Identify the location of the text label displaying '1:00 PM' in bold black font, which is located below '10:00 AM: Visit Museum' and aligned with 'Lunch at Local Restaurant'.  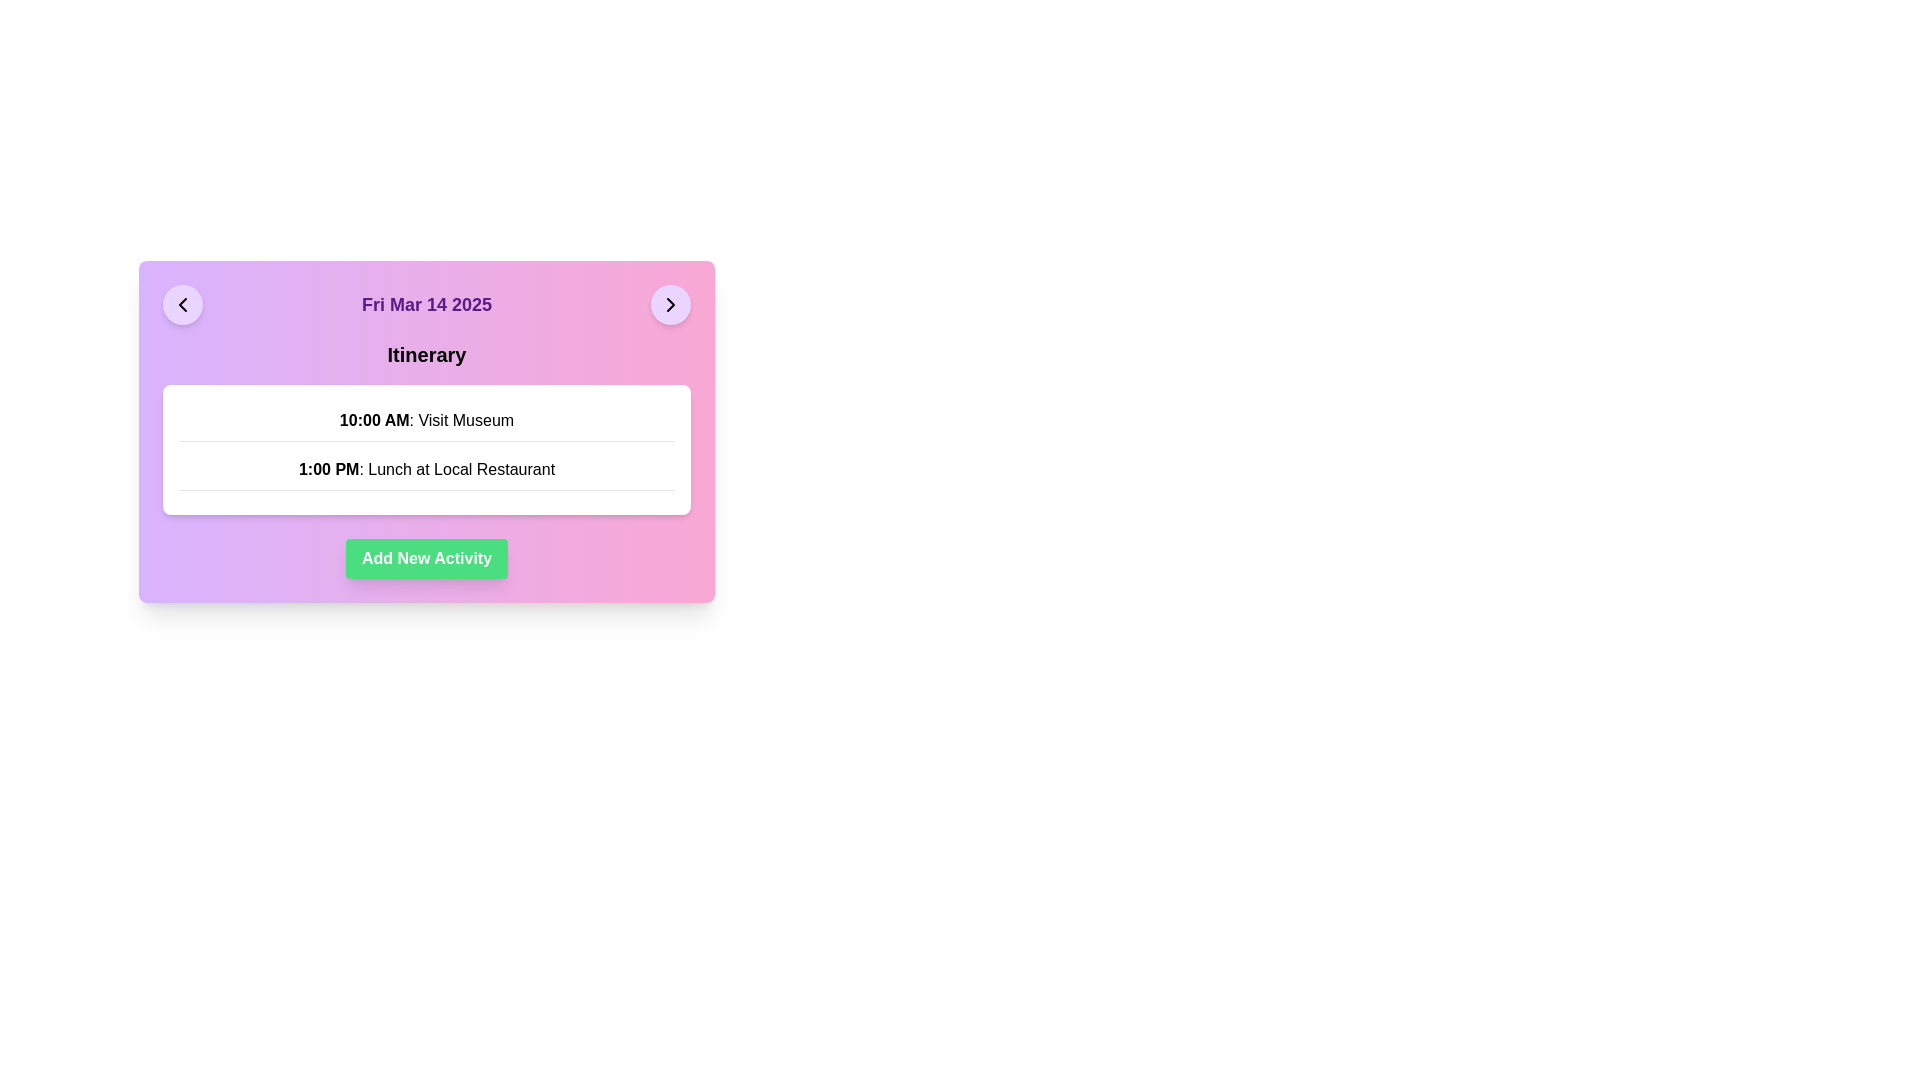
(329, 469).